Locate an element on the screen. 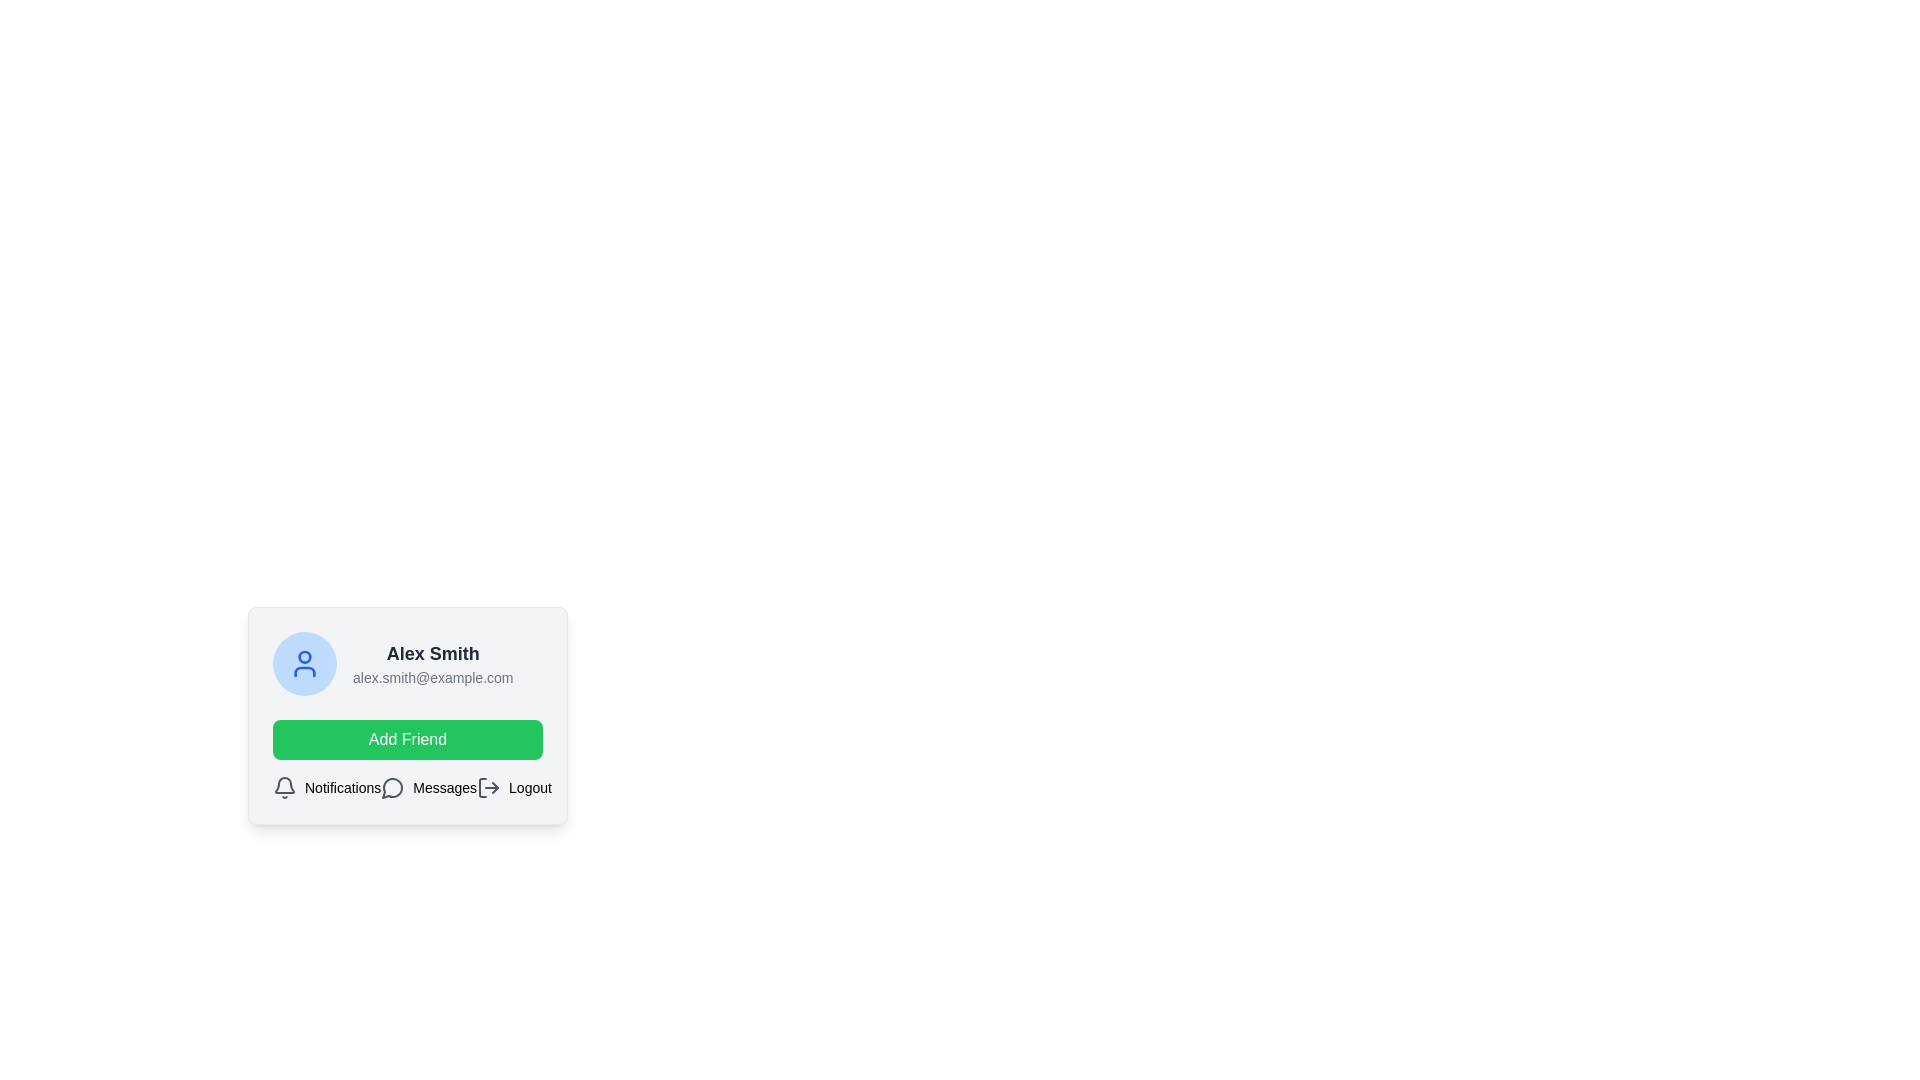 This screenshot has width=1920, height=1080. the User profile display section, which shows the user's name and contact details is located at coordinates (407, 663).